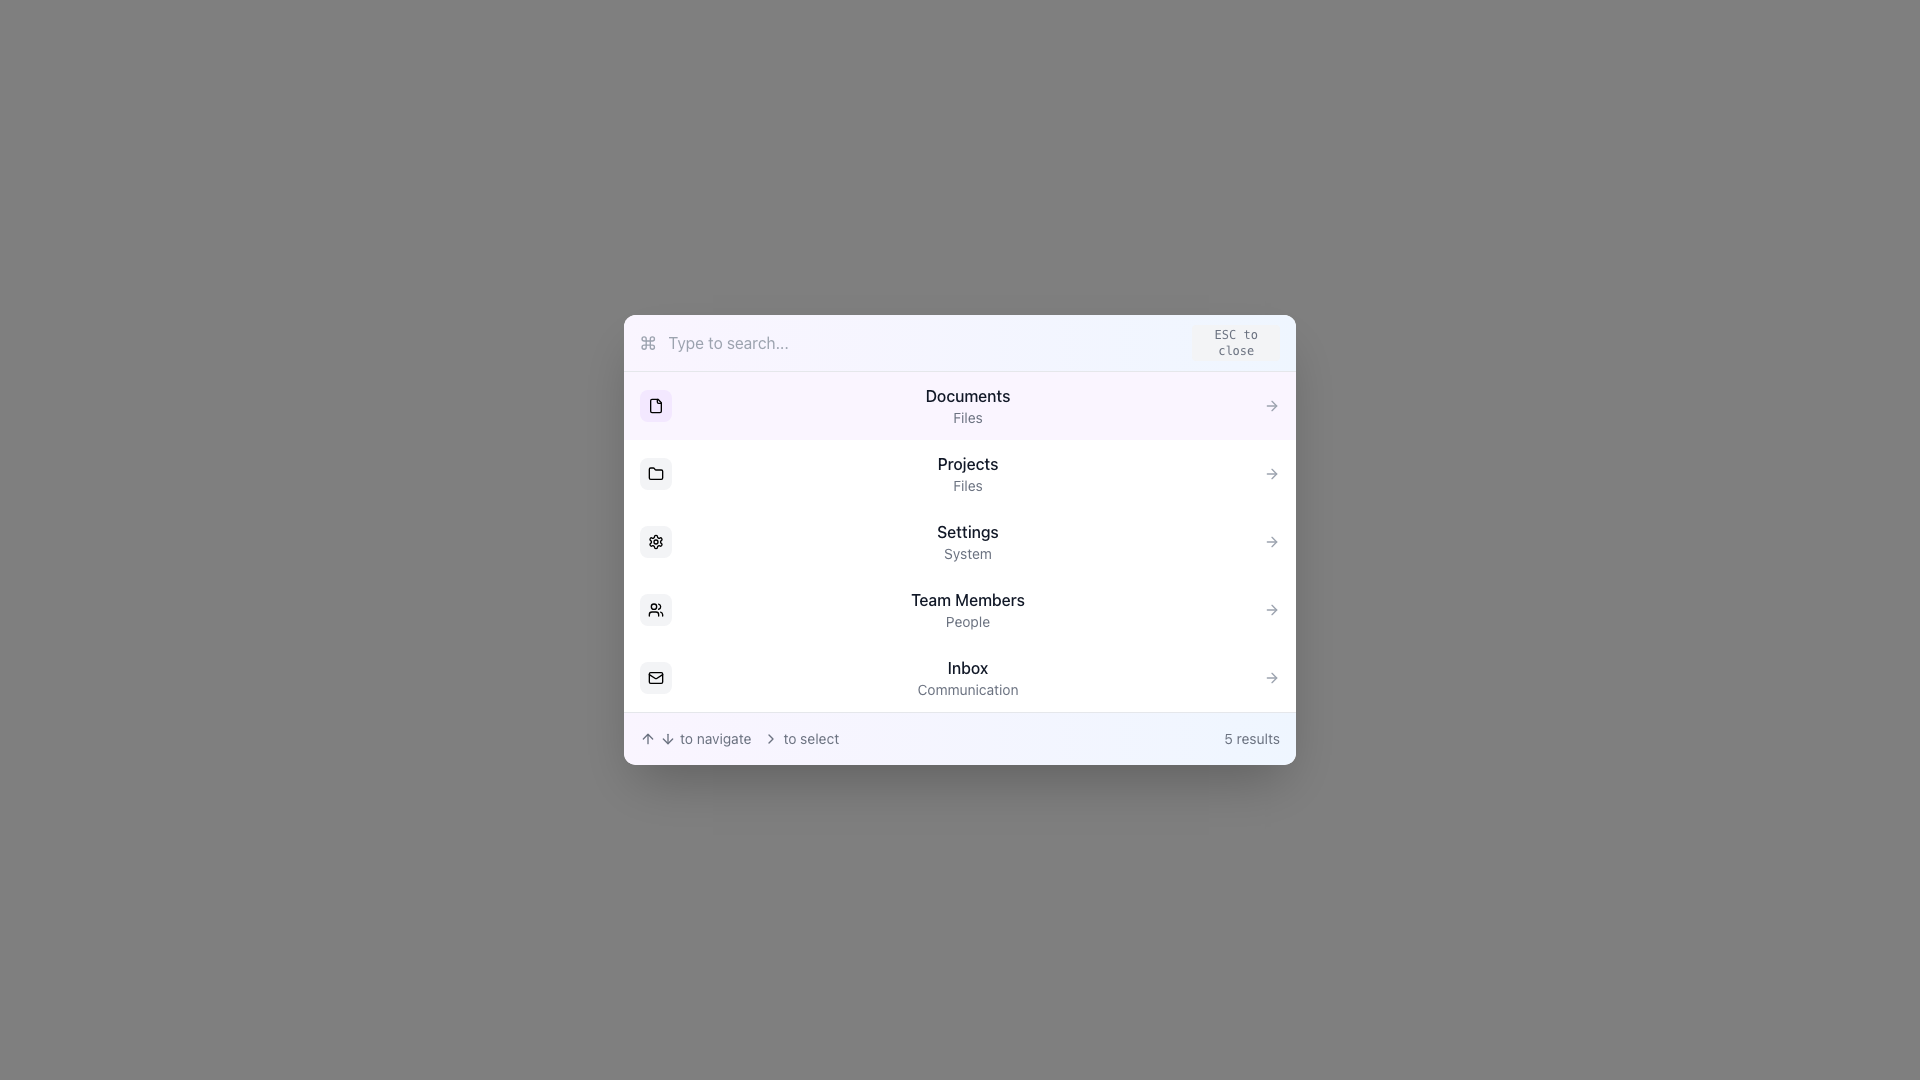 This screenshot has height=1080, width=1920. Describe the element at coordinates (656, 542) in the screenshot. I see `the settings icon button, which is a small rounded rectangle with a gear icon` at that location.